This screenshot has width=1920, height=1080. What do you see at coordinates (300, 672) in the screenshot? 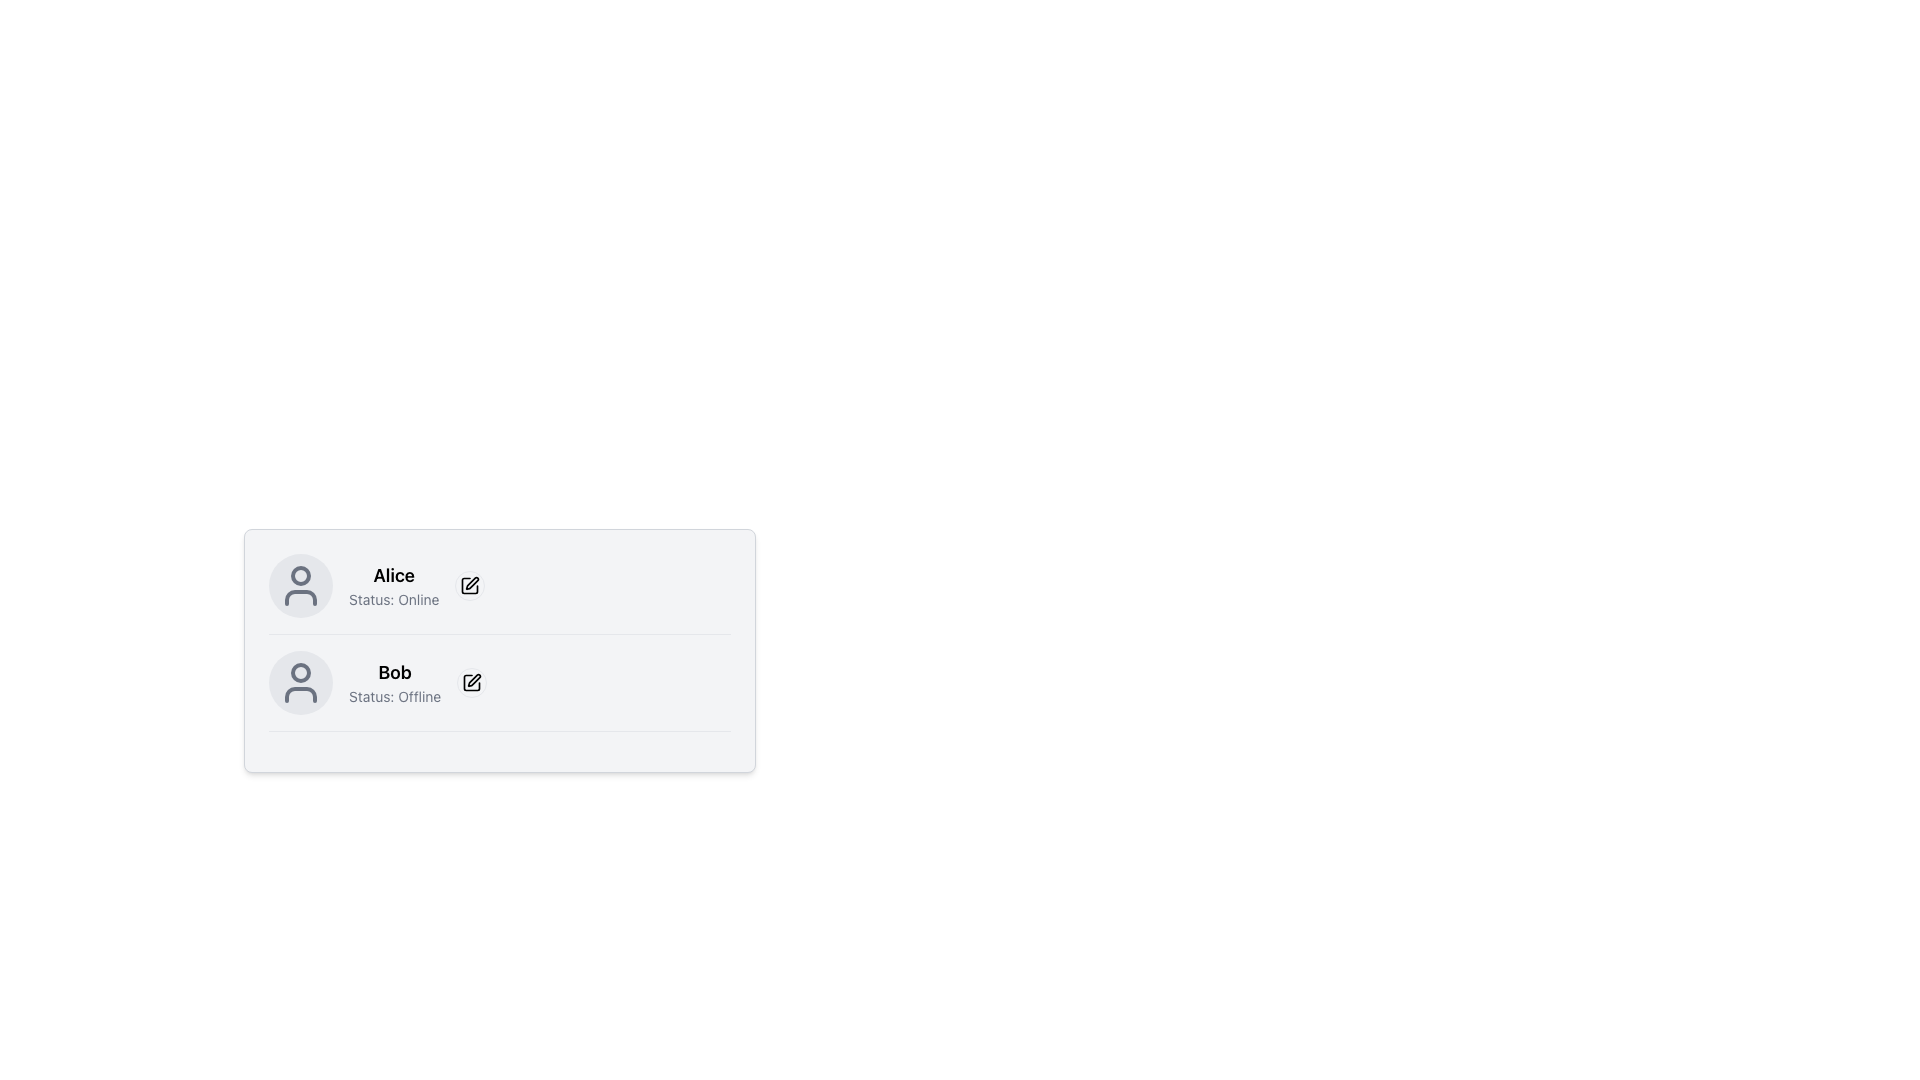
I see `the user profile icon representing the head of the user avatar for 'Bob', which is positioned above the user's textual information` at bounding box center [300, 672].